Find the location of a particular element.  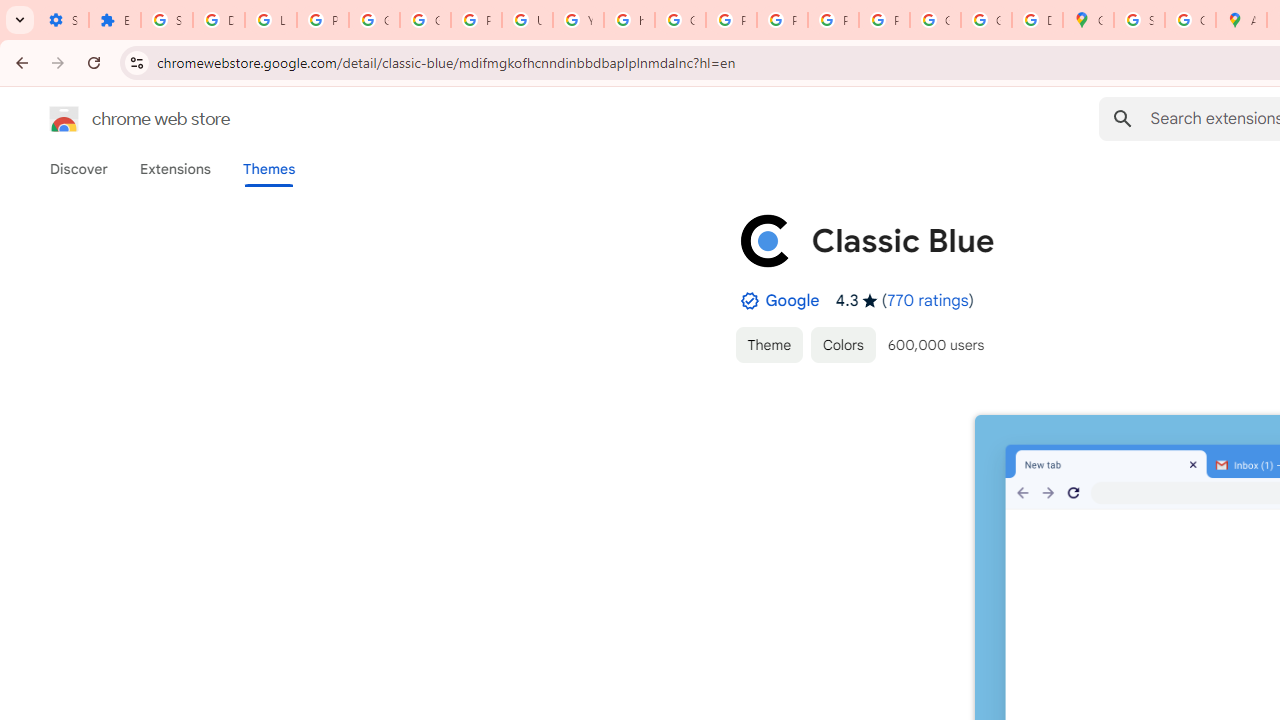

'Google Maps' is located at coordinates (1087, 20).